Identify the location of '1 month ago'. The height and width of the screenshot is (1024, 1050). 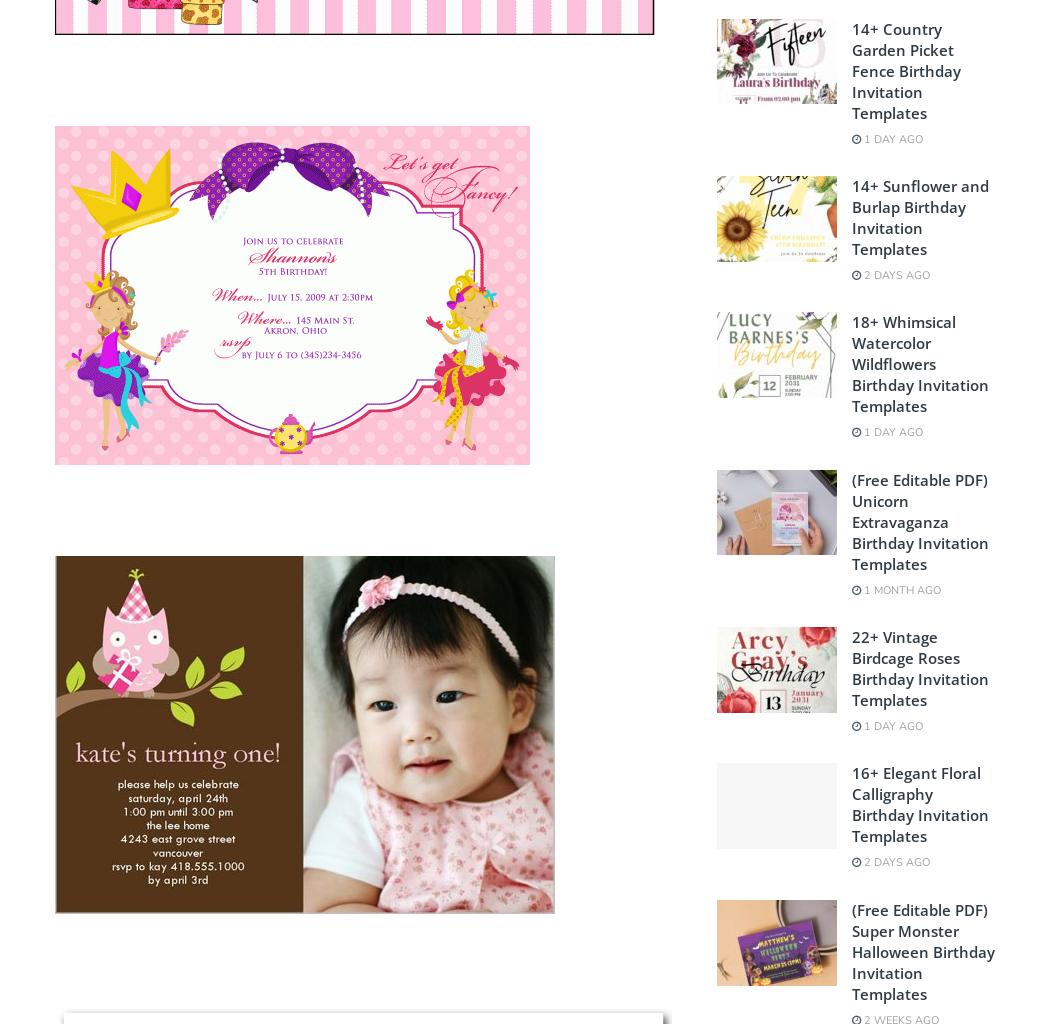
(898, 588).